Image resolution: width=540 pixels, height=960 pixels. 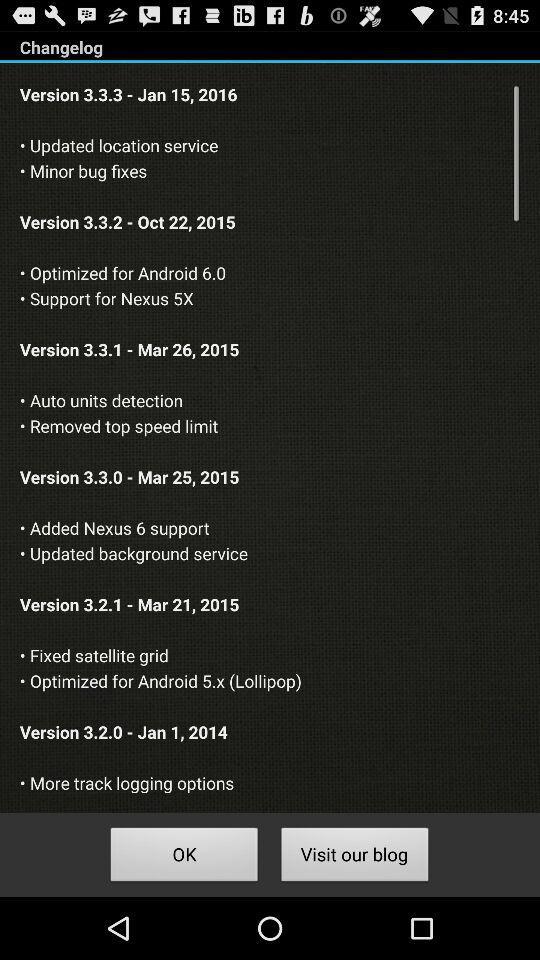 What do you see at coordinates (184, 856) in the screenshot?
I see `the icon below the version 3 3` at bounding box center [184, 856].